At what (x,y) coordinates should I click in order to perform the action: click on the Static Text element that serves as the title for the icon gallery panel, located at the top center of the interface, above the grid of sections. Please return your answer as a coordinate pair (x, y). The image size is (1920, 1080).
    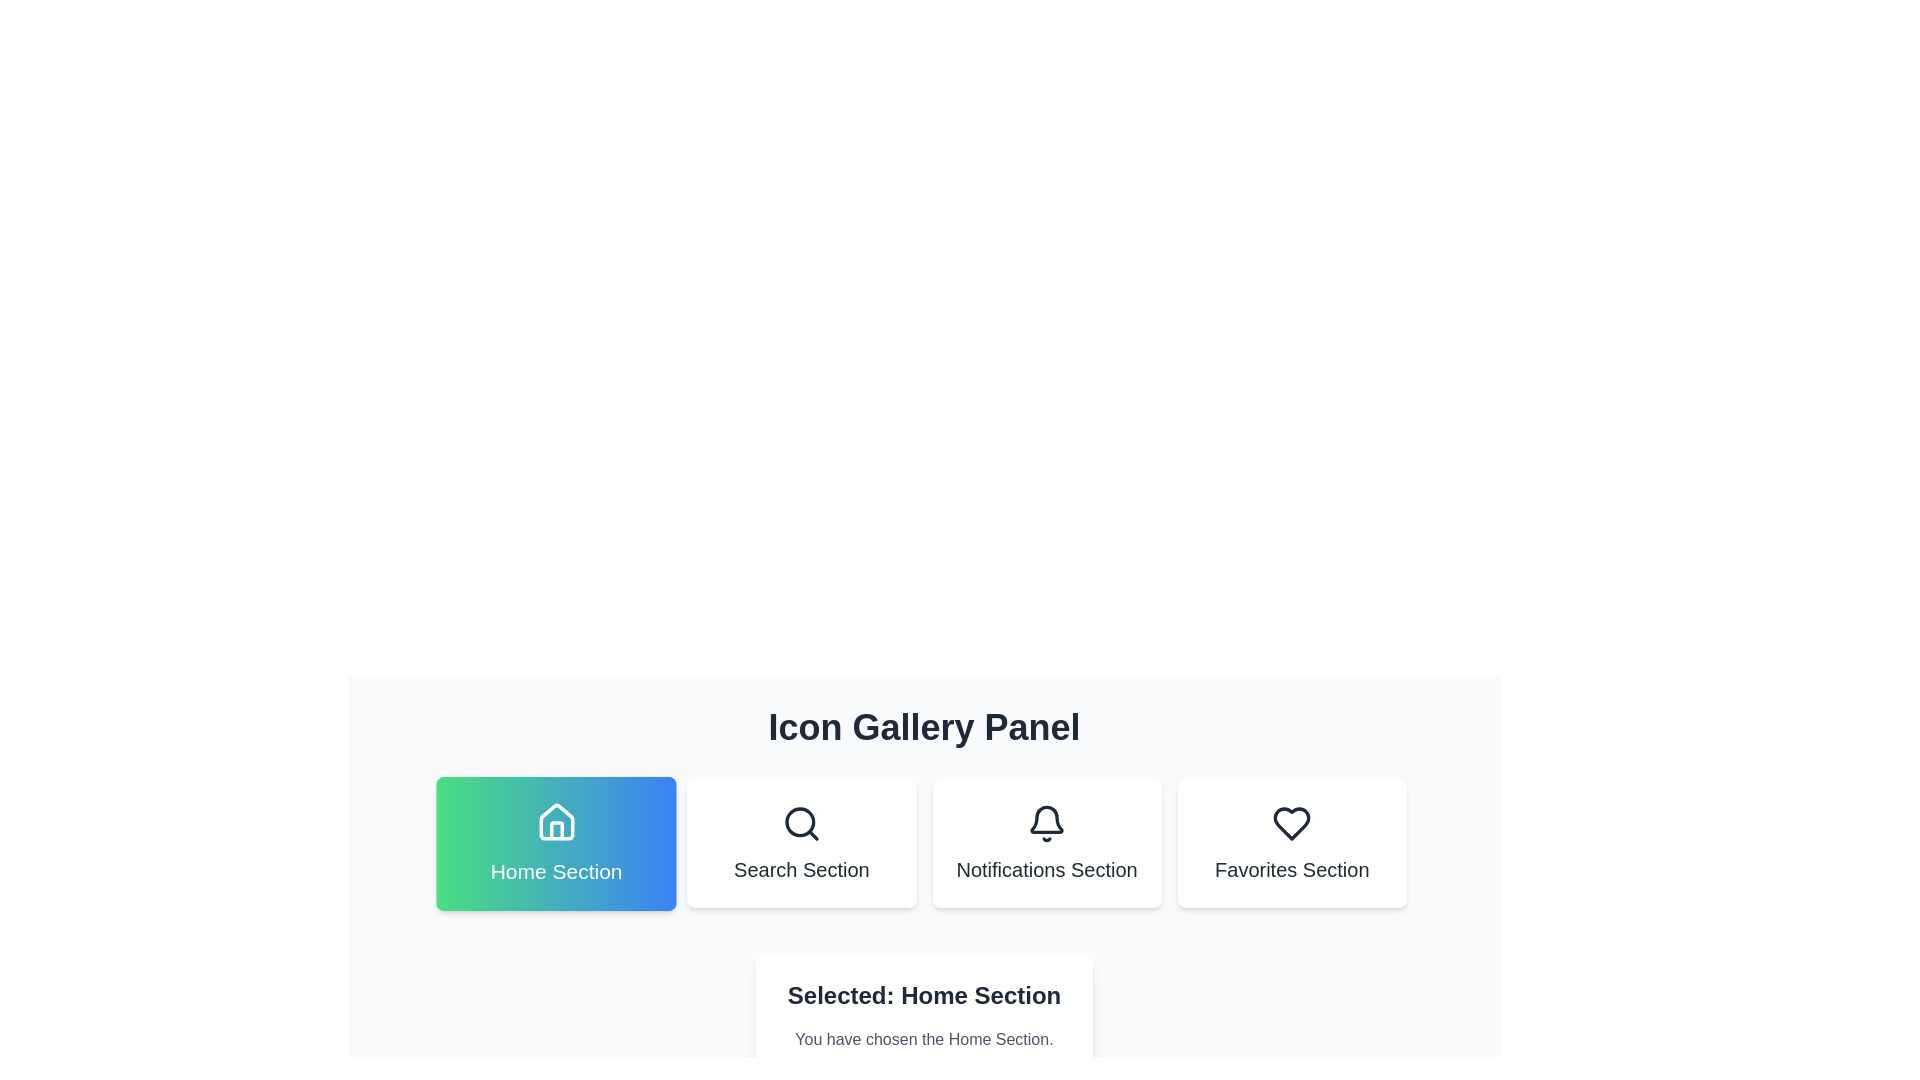
    Looking at the image, I should click on (923, 728).